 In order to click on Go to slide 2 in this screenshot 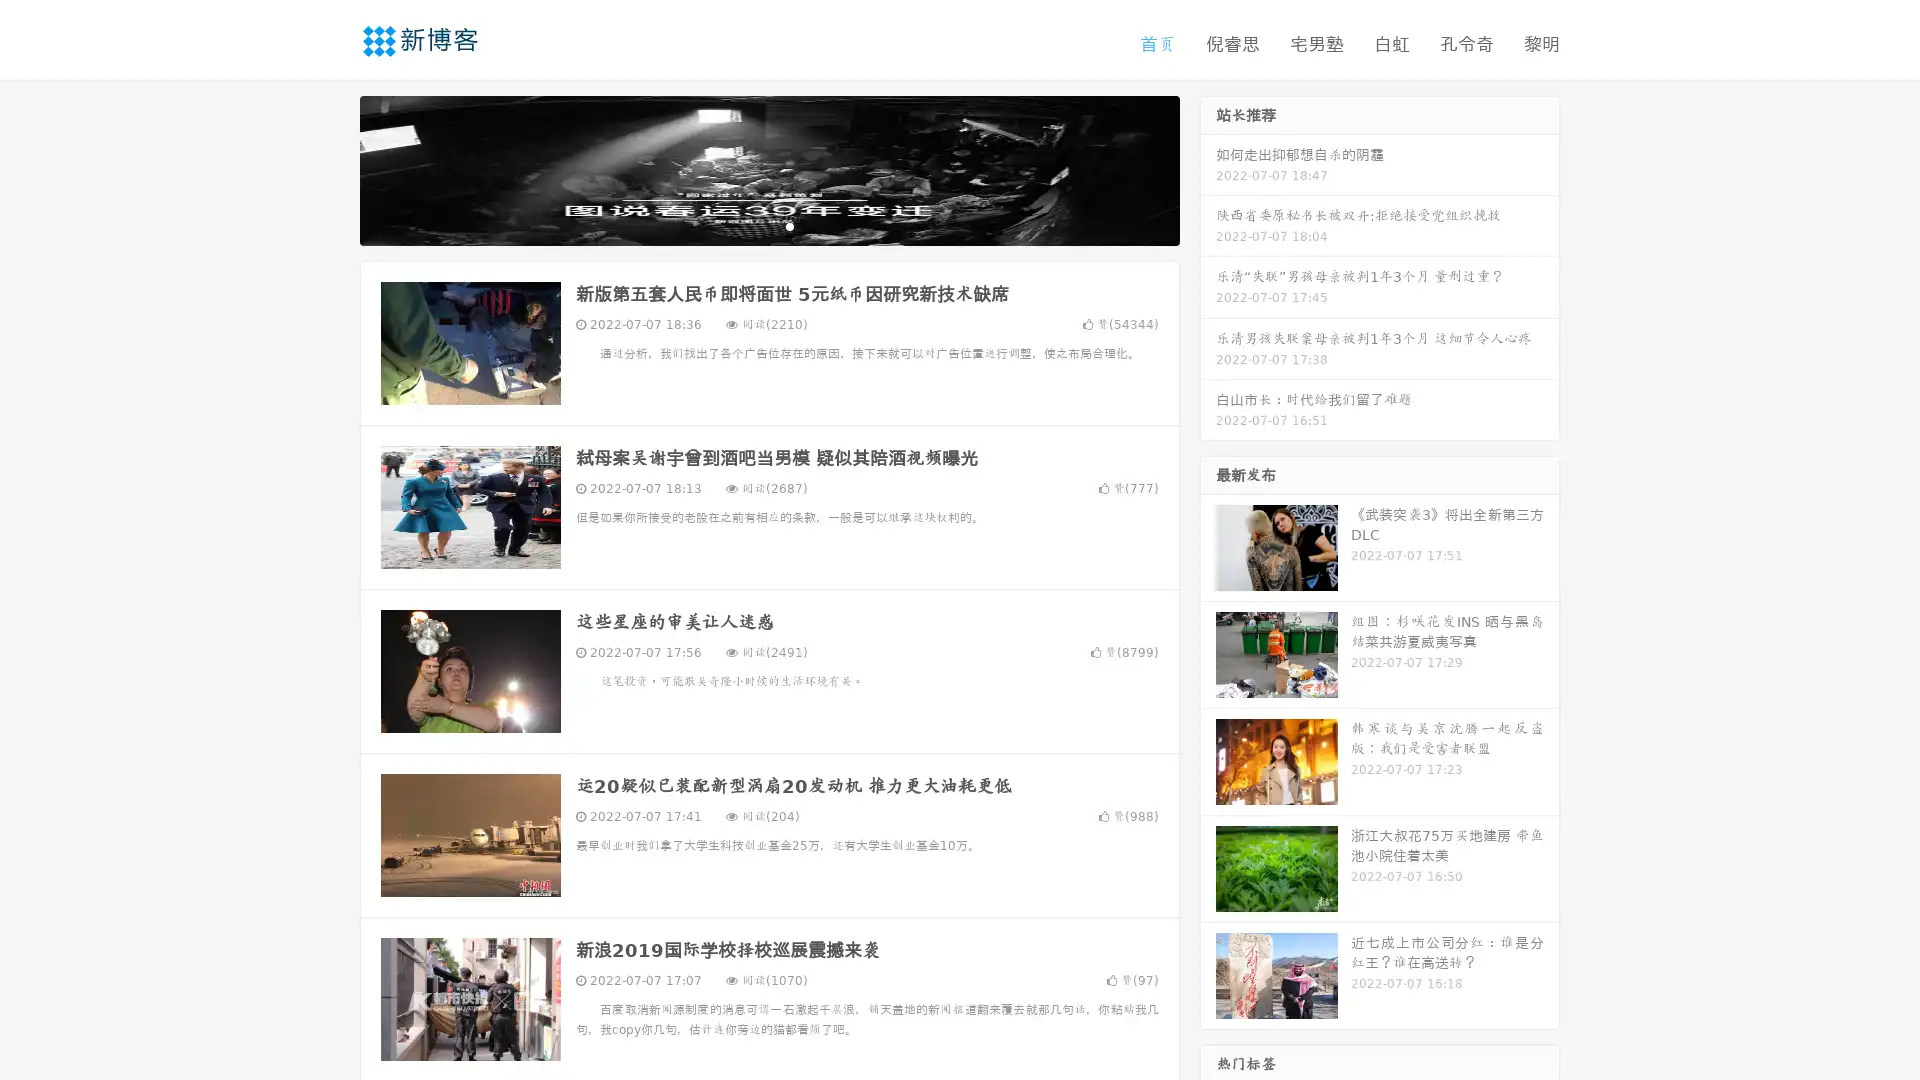, I will do `click(768, 225)`.